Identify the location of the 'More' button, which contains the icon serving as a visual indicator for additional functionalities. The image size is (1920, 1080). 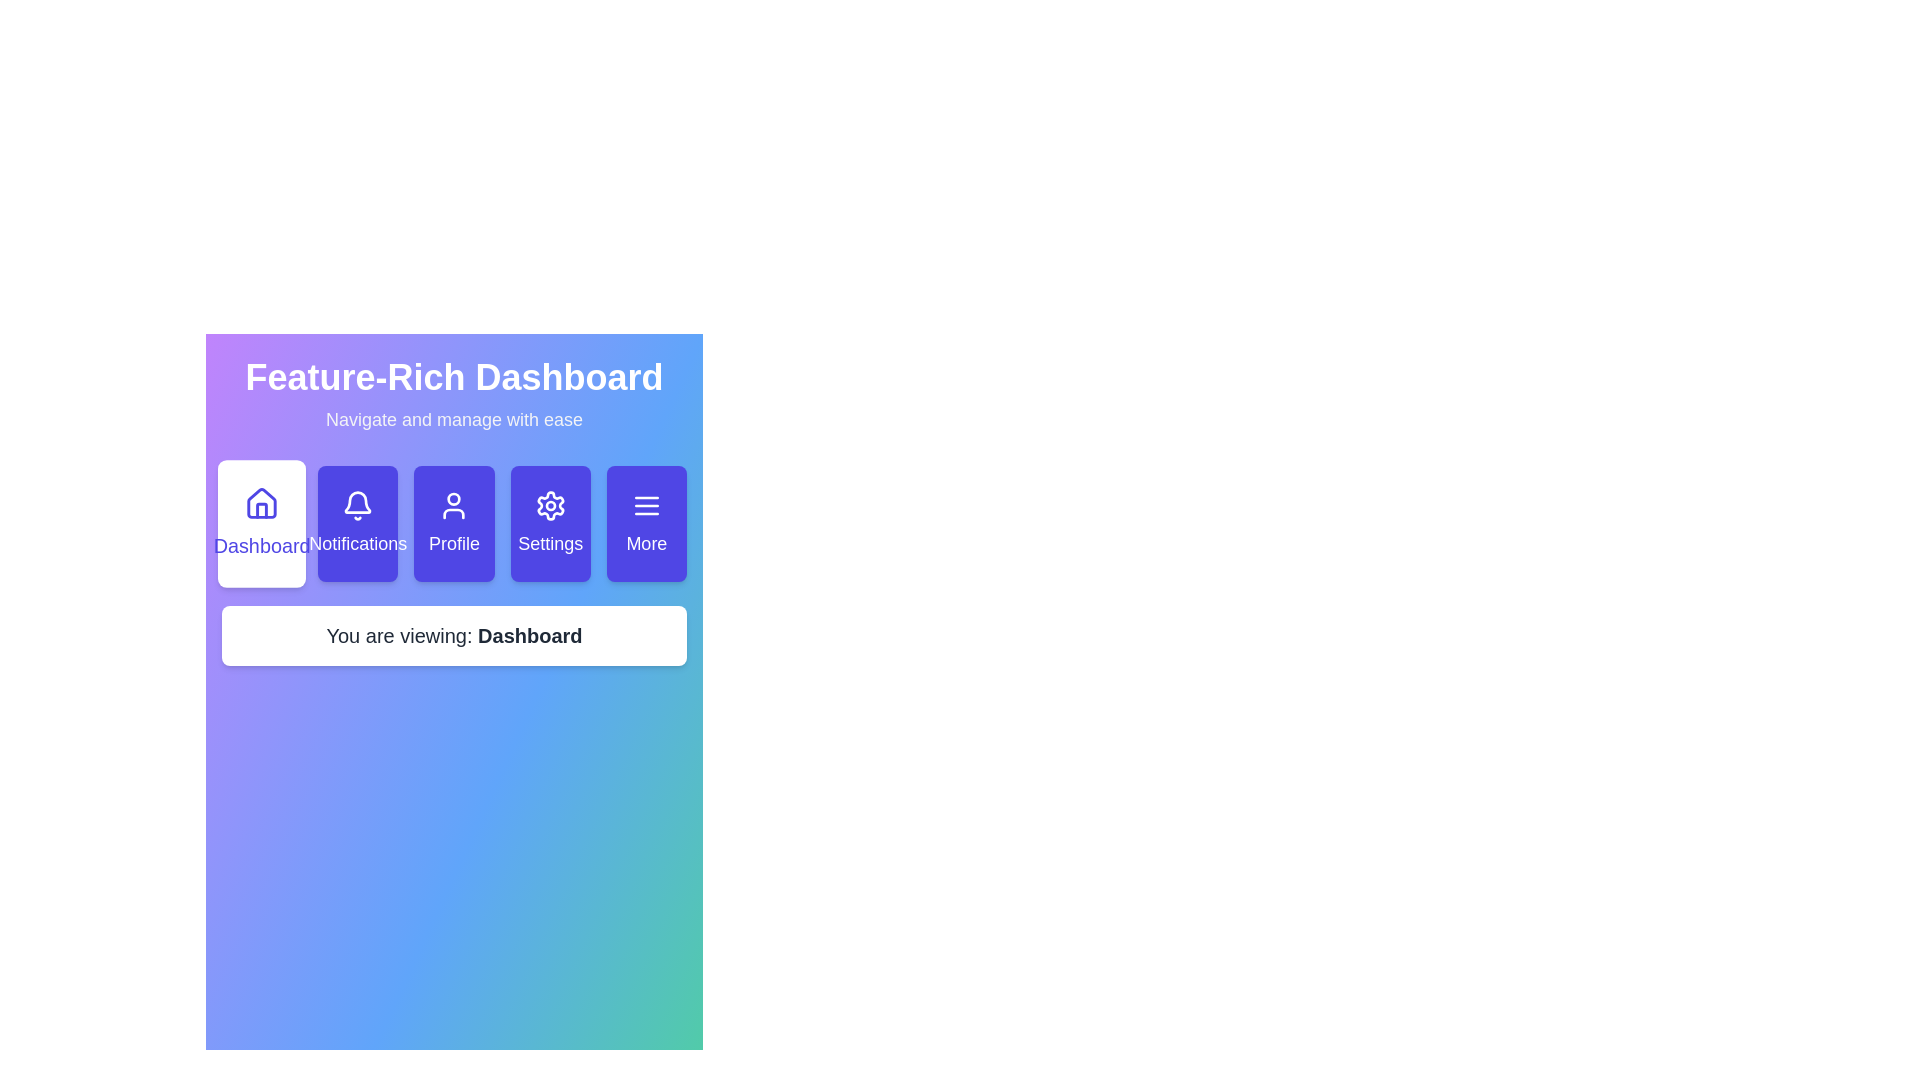
(646, 504).